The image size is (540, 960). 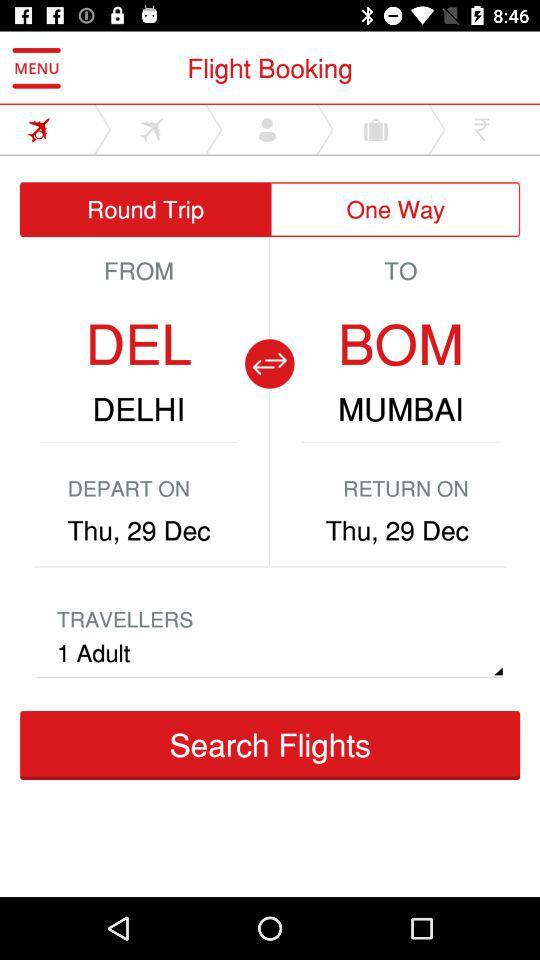 What do you see at coordinates (405, 573) in the screenshot?
I see `the my bookings item` at bounding box center [405, 573].